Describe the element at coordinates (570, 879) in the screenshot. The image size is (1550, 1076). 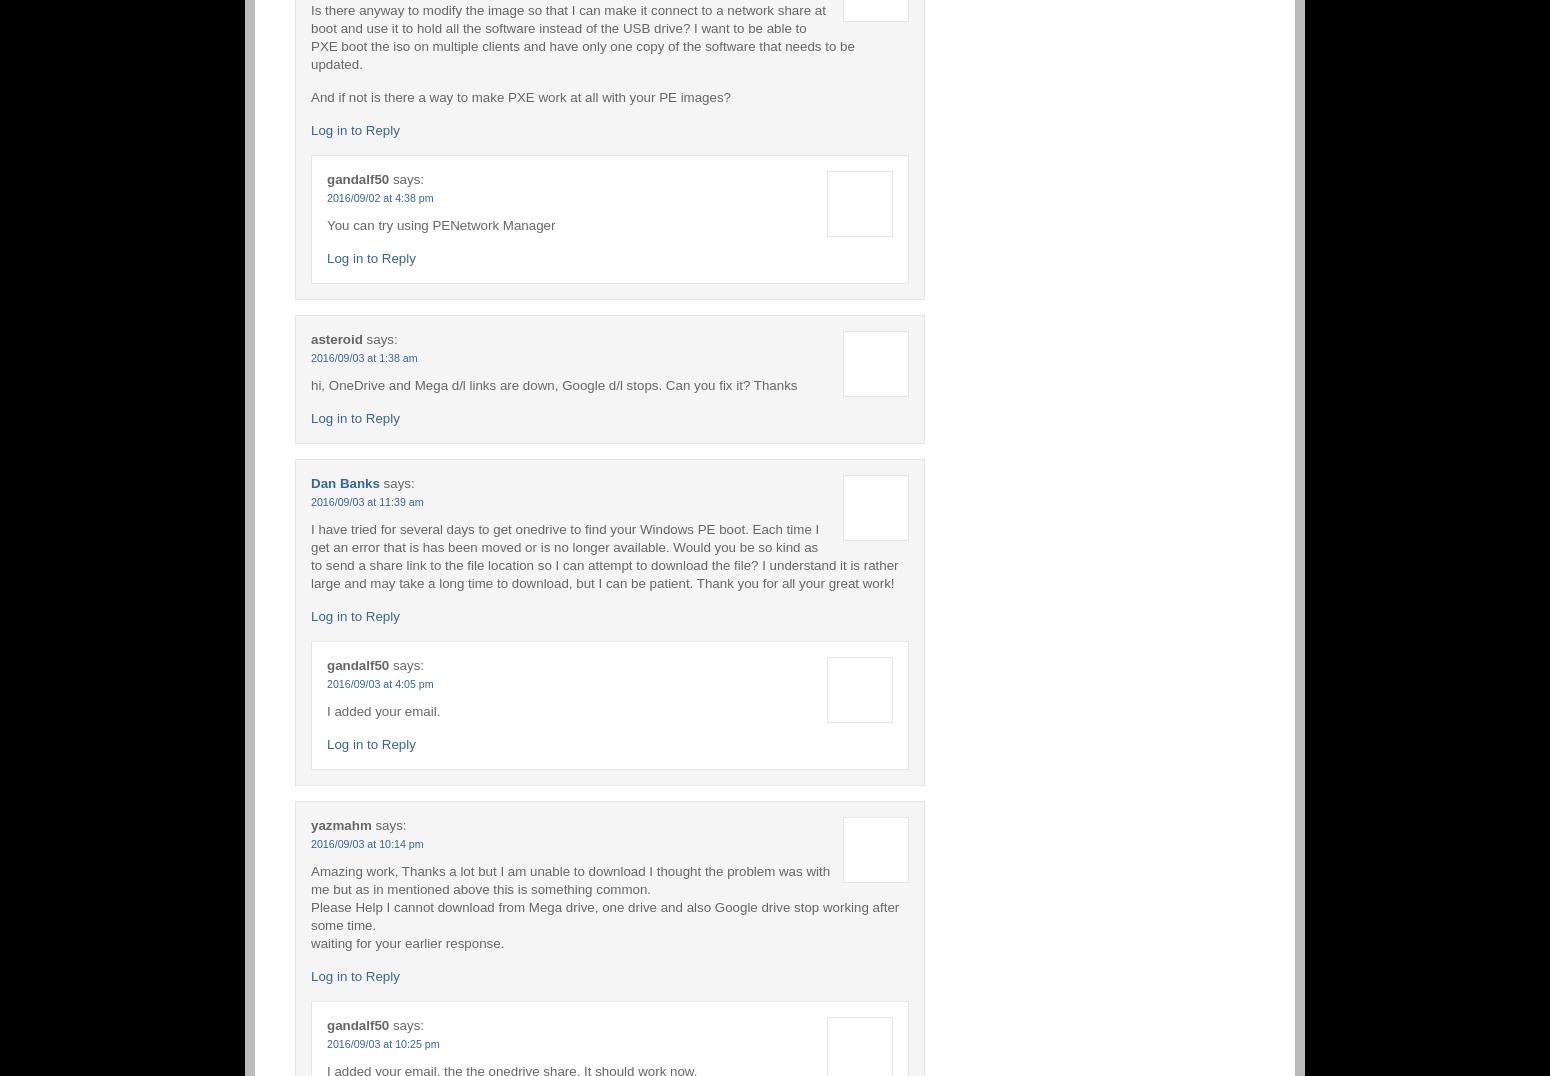
I see `'Amazing work, Thanks a lot but I am unable to download I thought the problem was with me but as in mentioned above this is something common.'` at that location.